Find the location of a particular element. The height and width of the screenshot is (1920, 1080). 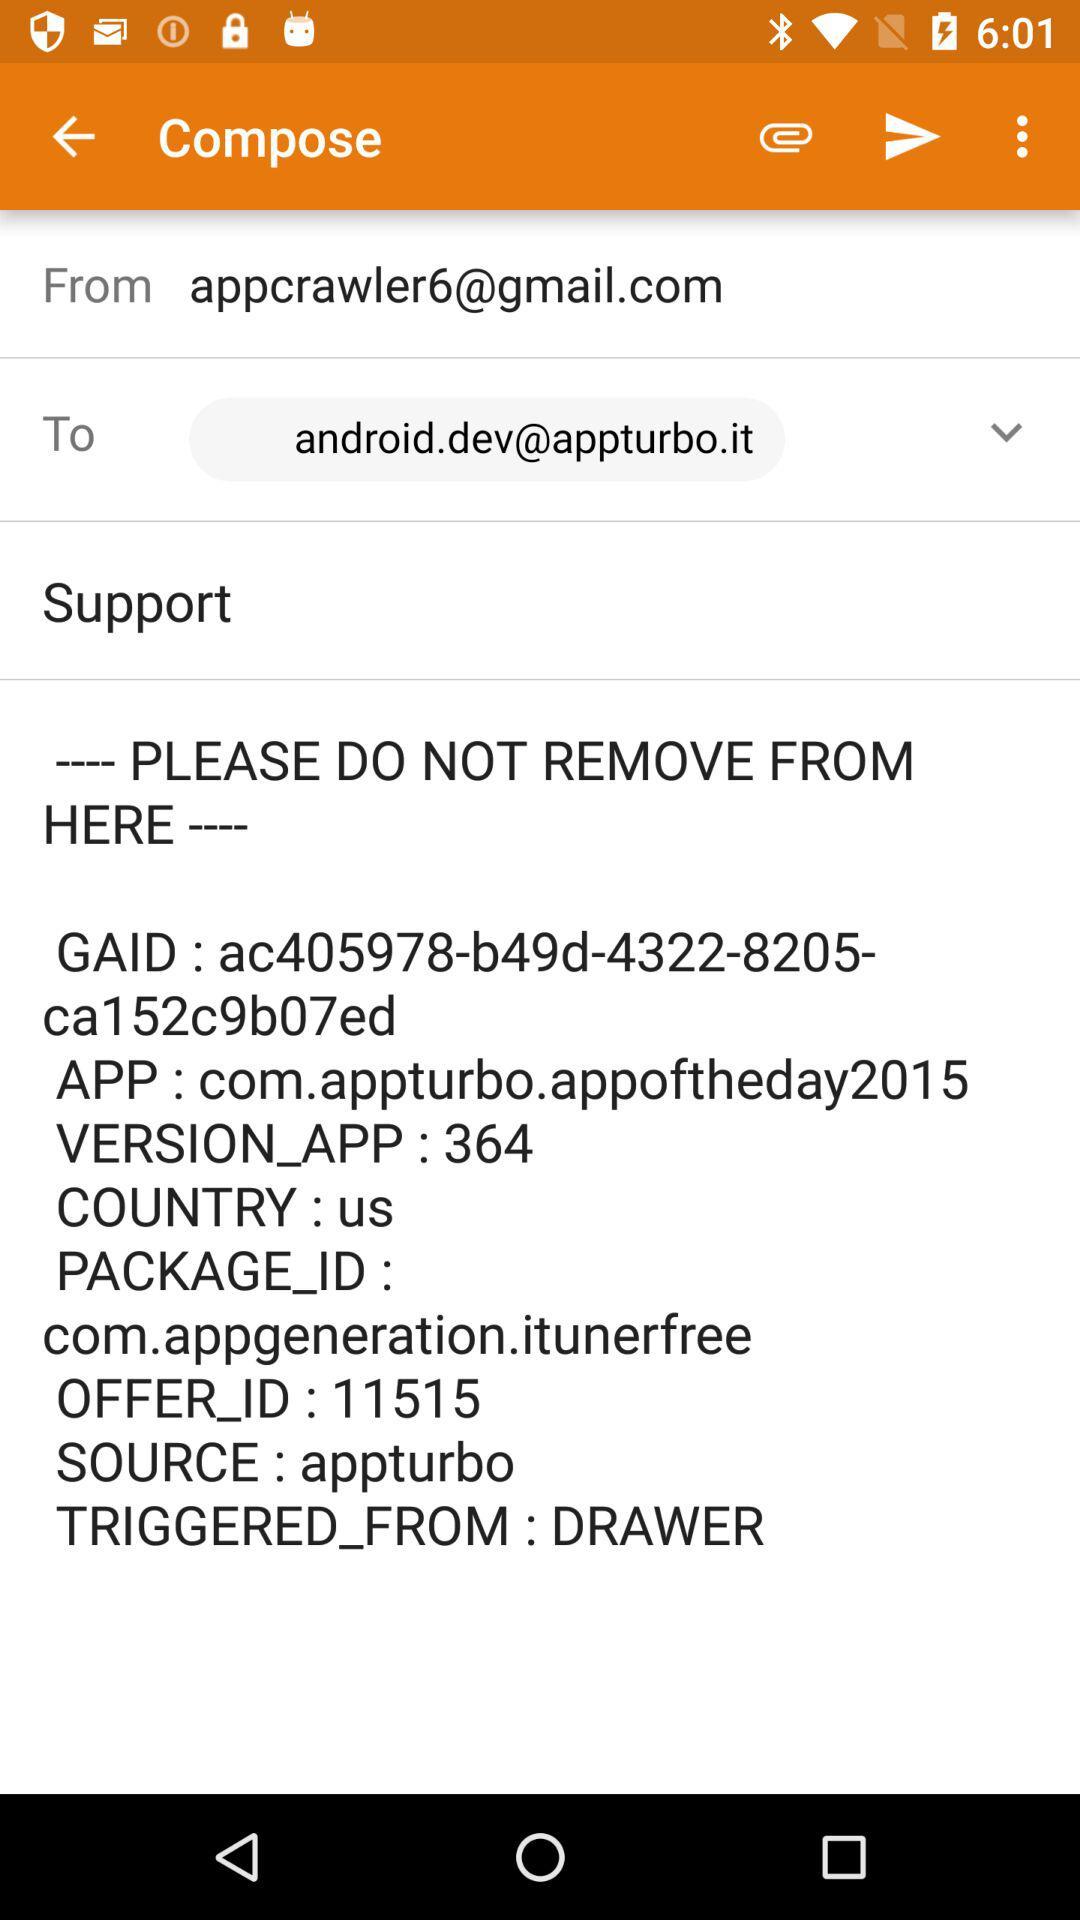

the icon above the from is located at coordinates (72, 135).